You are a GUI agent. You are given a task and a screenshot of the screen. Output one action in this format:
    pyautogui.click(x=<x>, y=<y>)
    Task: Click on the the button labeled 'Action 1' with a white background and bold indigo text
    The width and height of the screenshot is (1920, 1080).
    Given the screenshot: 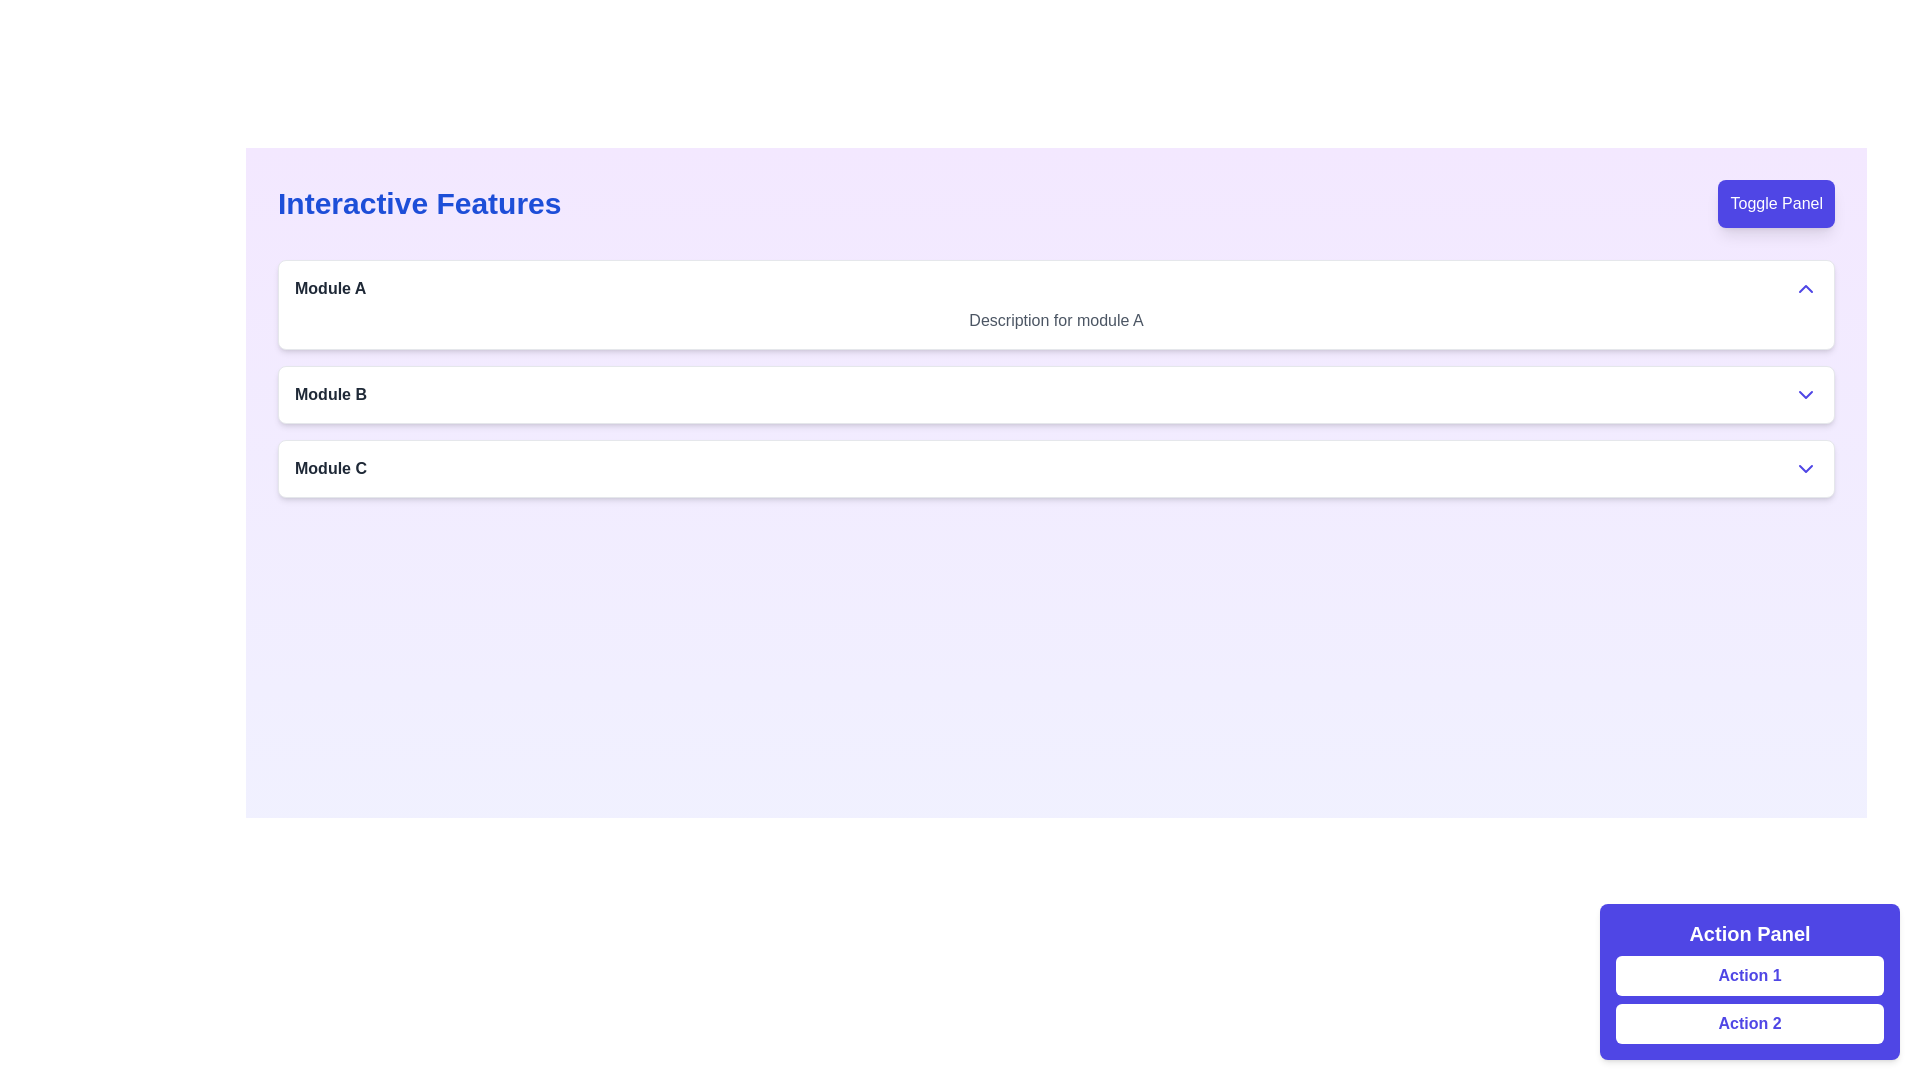 What is the action you would take?
    pyautogui.click(x=1749, y=974)
    